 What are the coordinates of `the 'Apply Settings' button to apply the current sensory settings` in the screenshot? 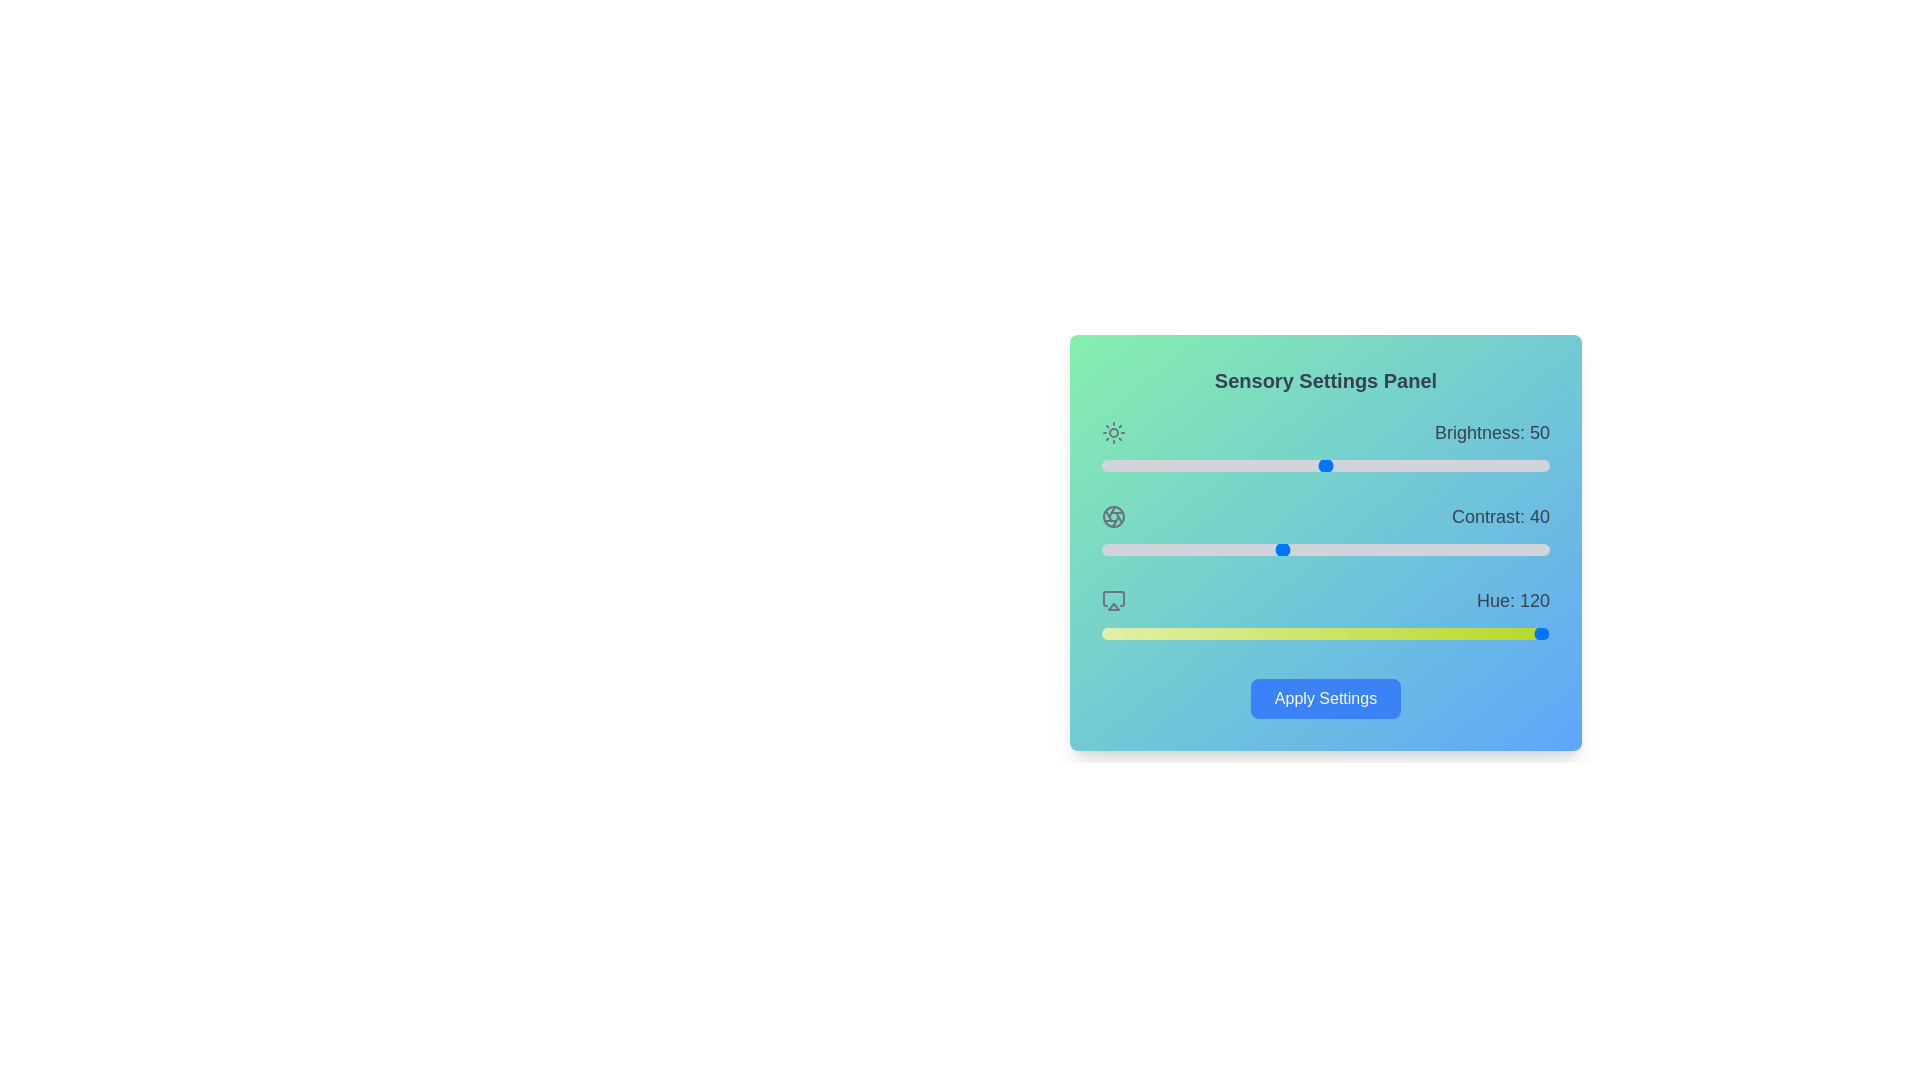 It's located at (1325, 697).